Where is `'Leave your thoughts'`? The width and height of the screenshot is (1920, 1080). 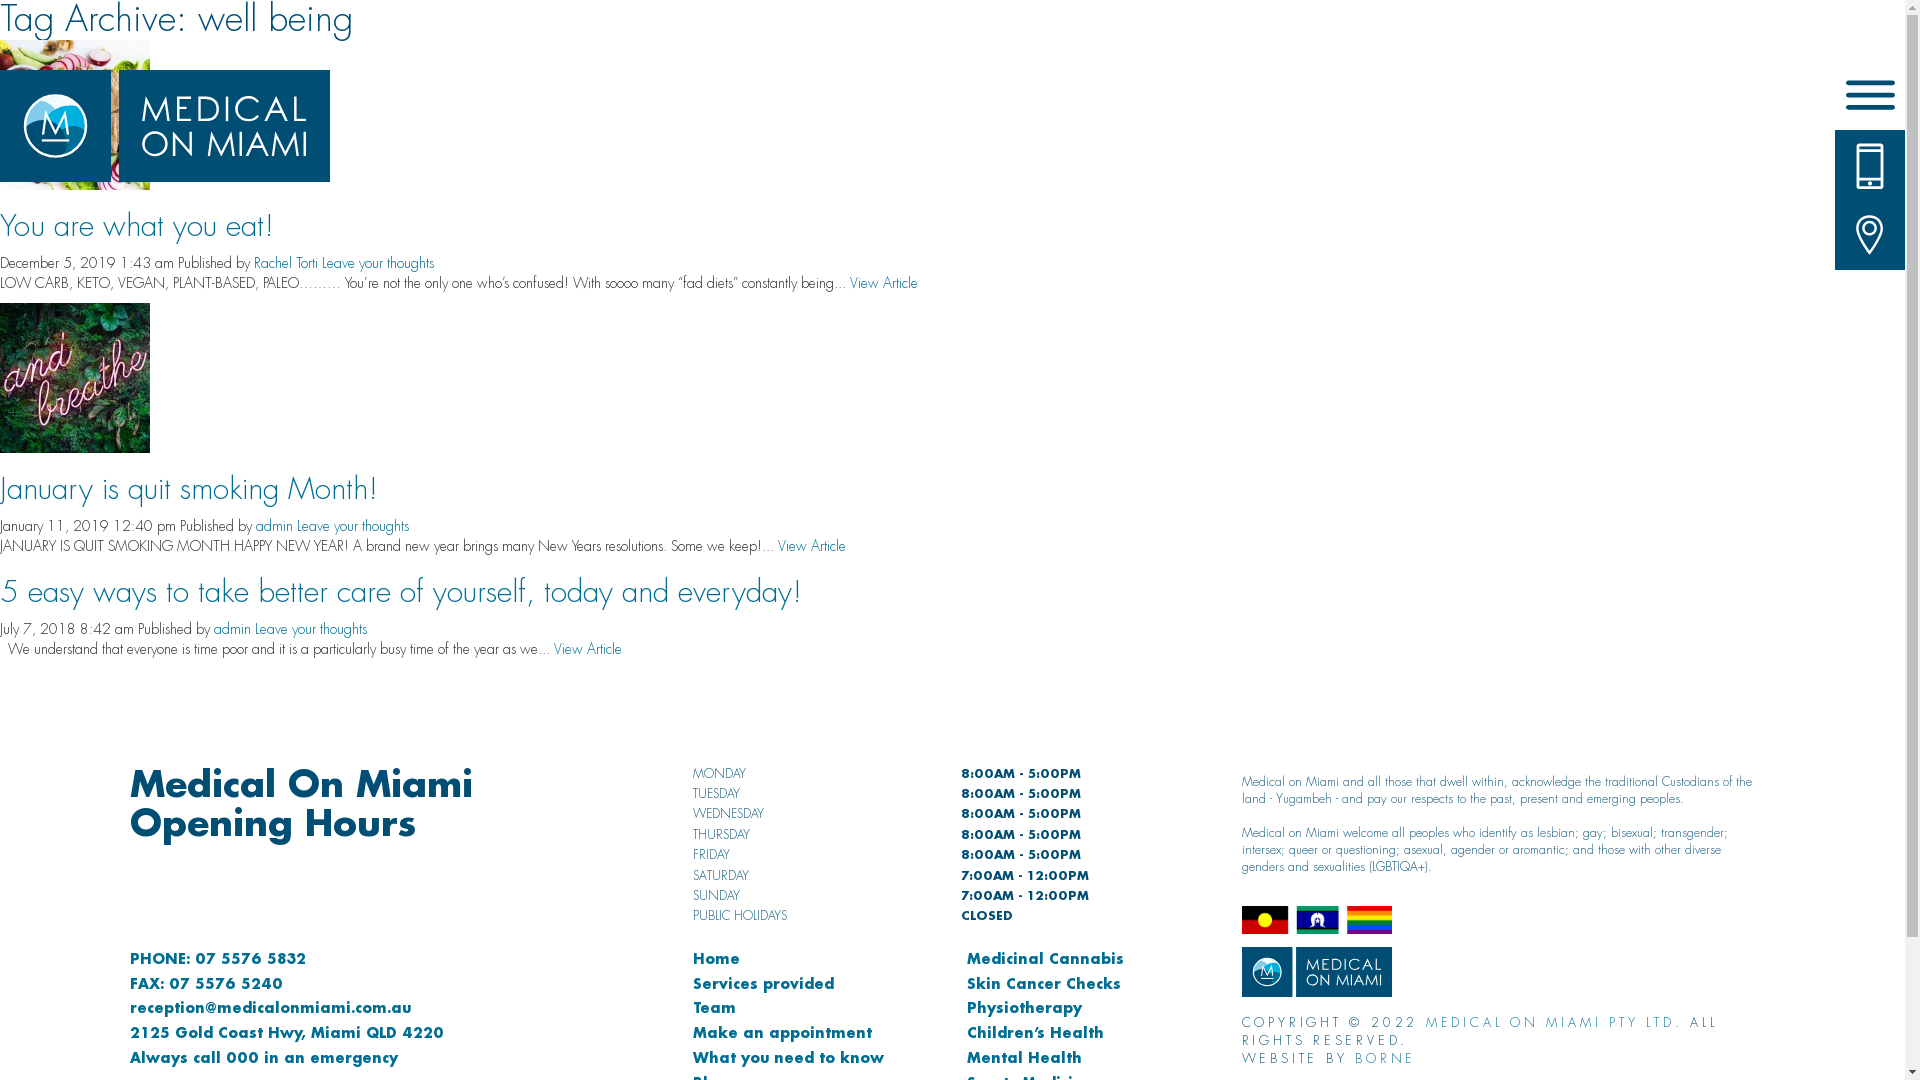
'Leave your thoughts' is located at coordinates (353, 524).